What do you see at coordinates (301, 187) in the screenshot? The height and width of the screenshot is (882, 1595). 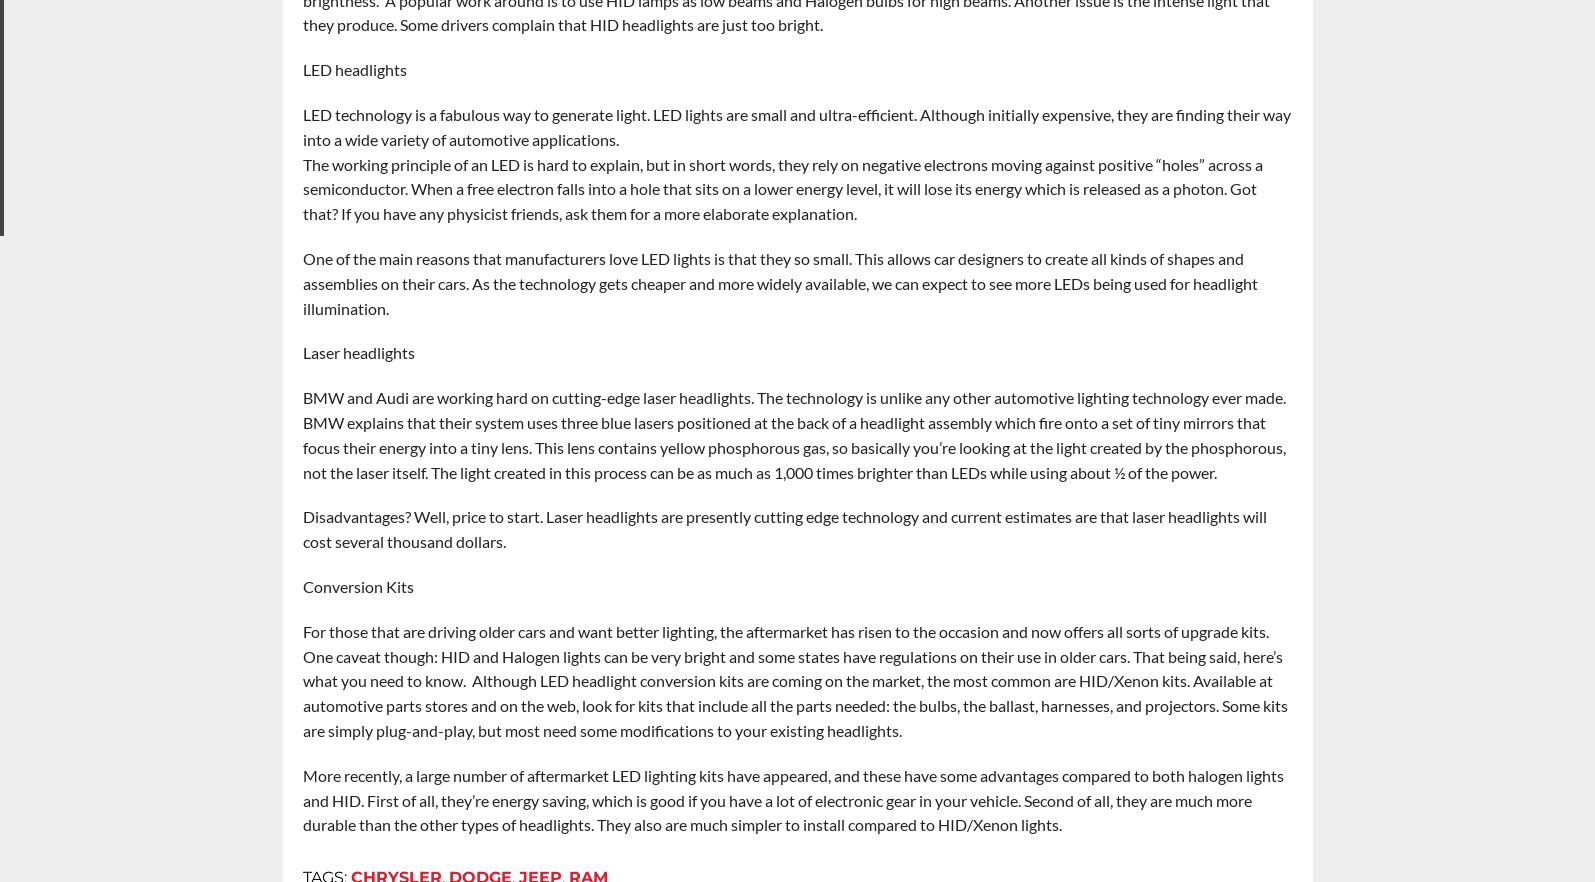 I see `'The working principle of an LED is hard to explain, but in short words, they rely on negative electrons moving against positive “holes” across a semiconductor. When a free electron falls into a hole that sits on a lower energy level, it will lose its energy which is released as a photon. Got that? If you have any physicist friends, ask them for a more elaborate explanation.'` at bounding box center [301, 187].